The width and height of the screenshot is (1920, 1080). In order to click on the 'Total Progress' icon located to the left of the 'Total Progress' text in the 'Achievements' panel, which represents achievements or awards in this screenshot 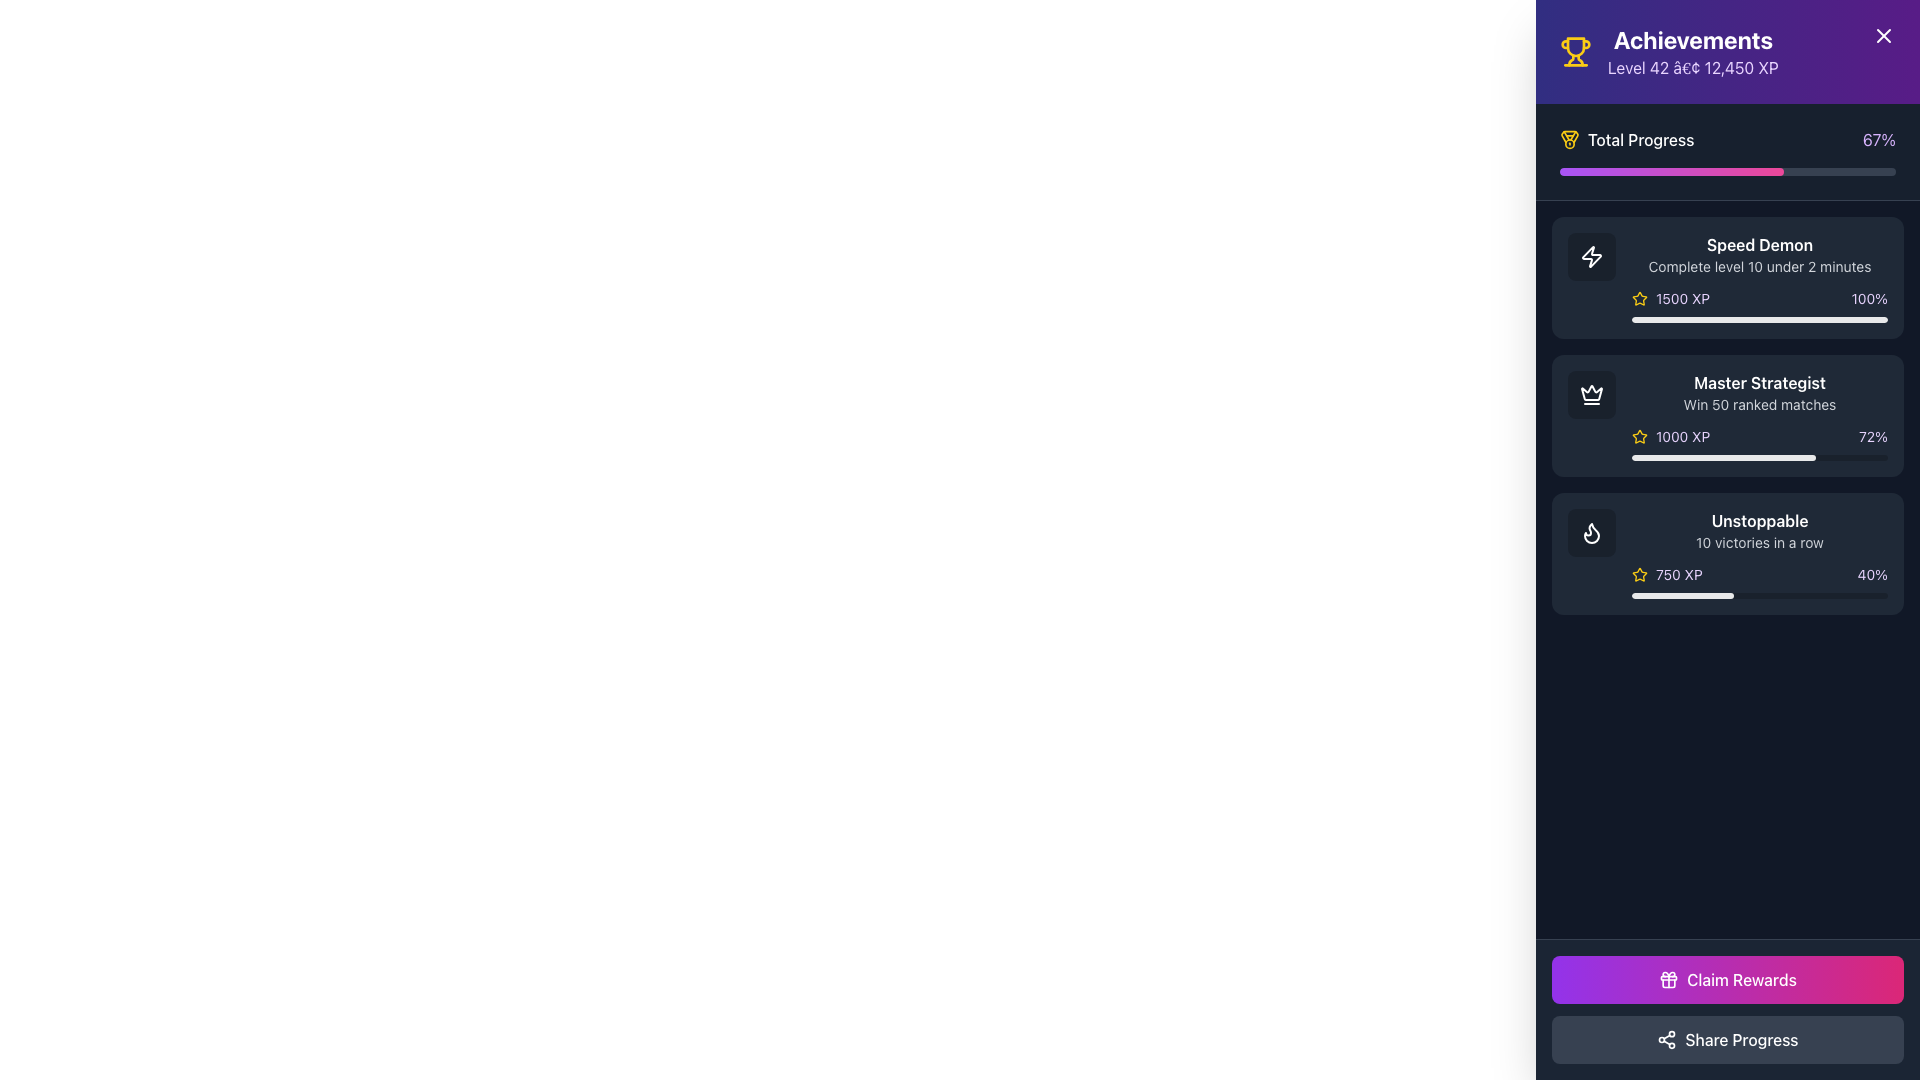, I will do `click(1568, 138)`.